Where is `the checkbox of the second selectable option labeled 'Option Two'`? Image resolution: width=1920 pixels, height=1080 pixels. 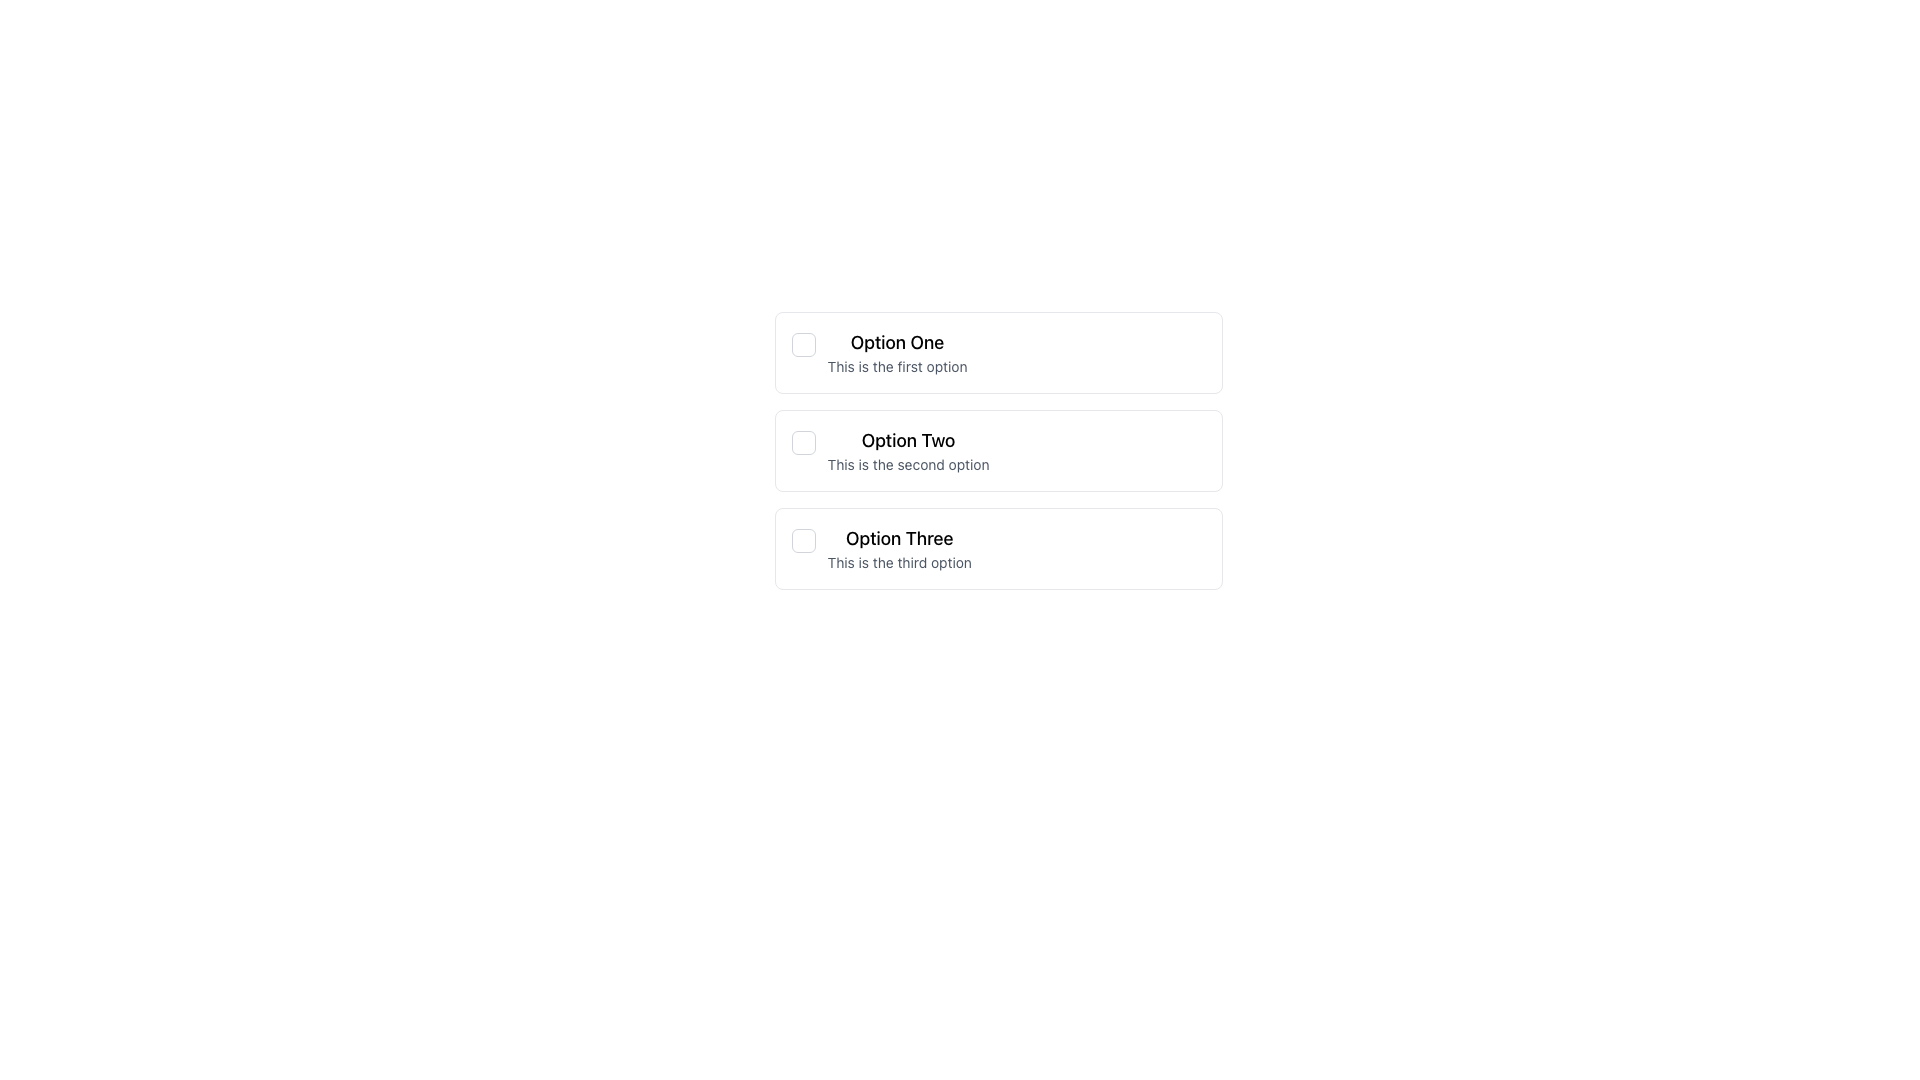
the checkbox of the second selectable option labeled 'Option Two' is located at coordinates (998, 451).